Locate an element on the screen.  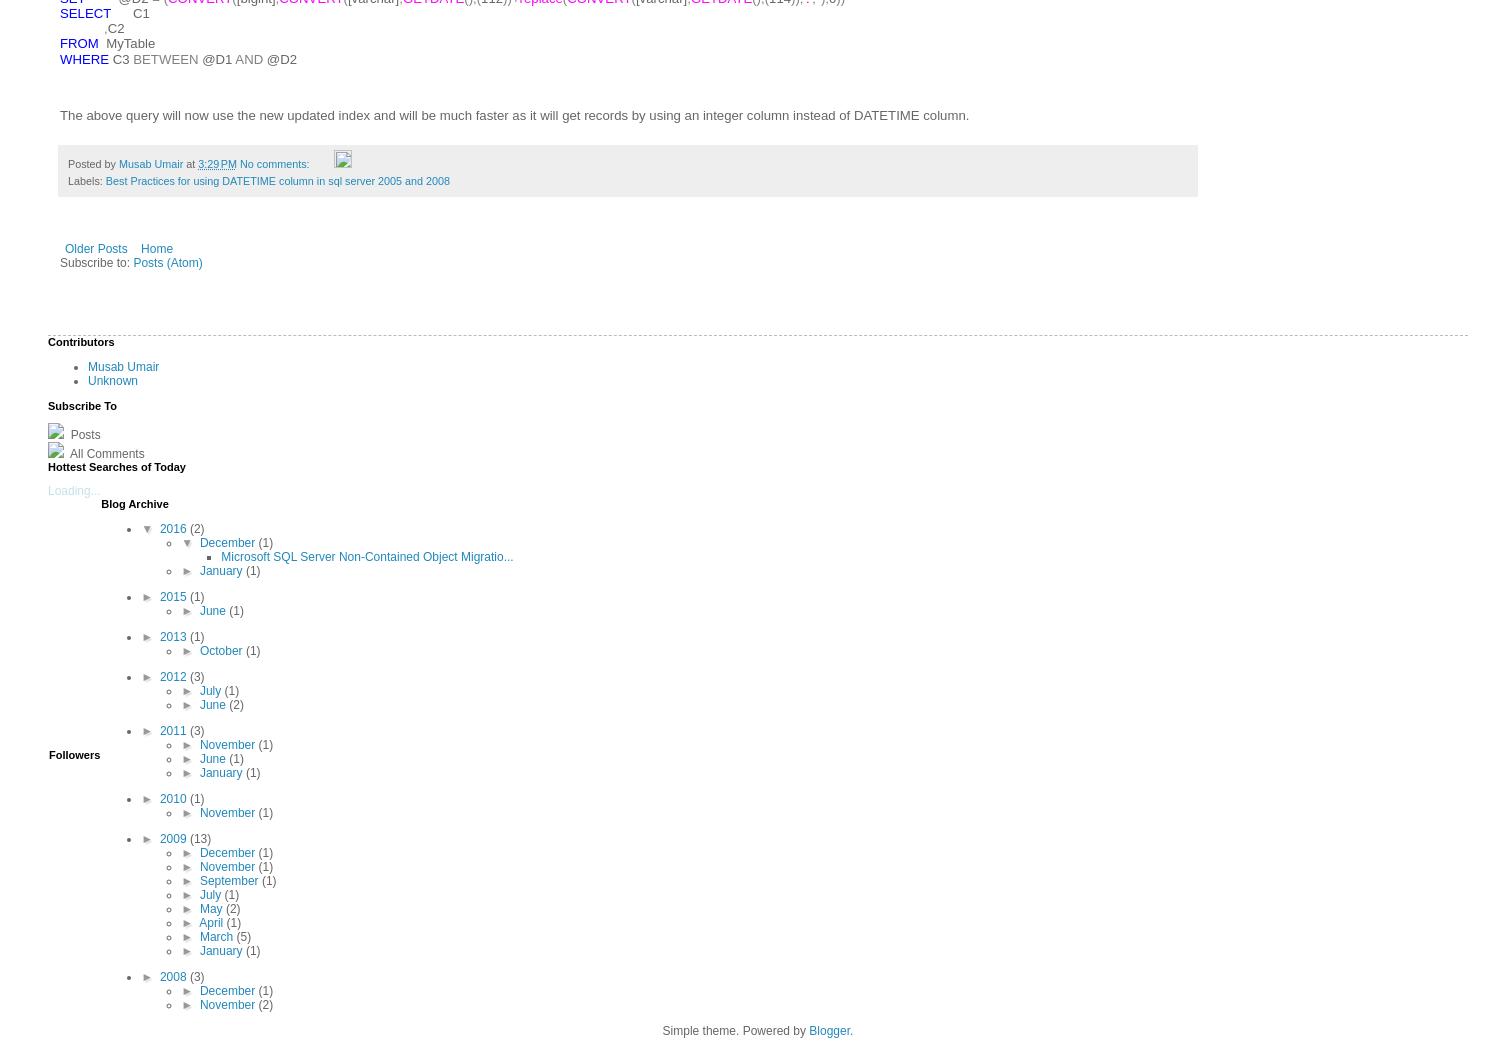
'@D2' is located at coordinates (279, 58).